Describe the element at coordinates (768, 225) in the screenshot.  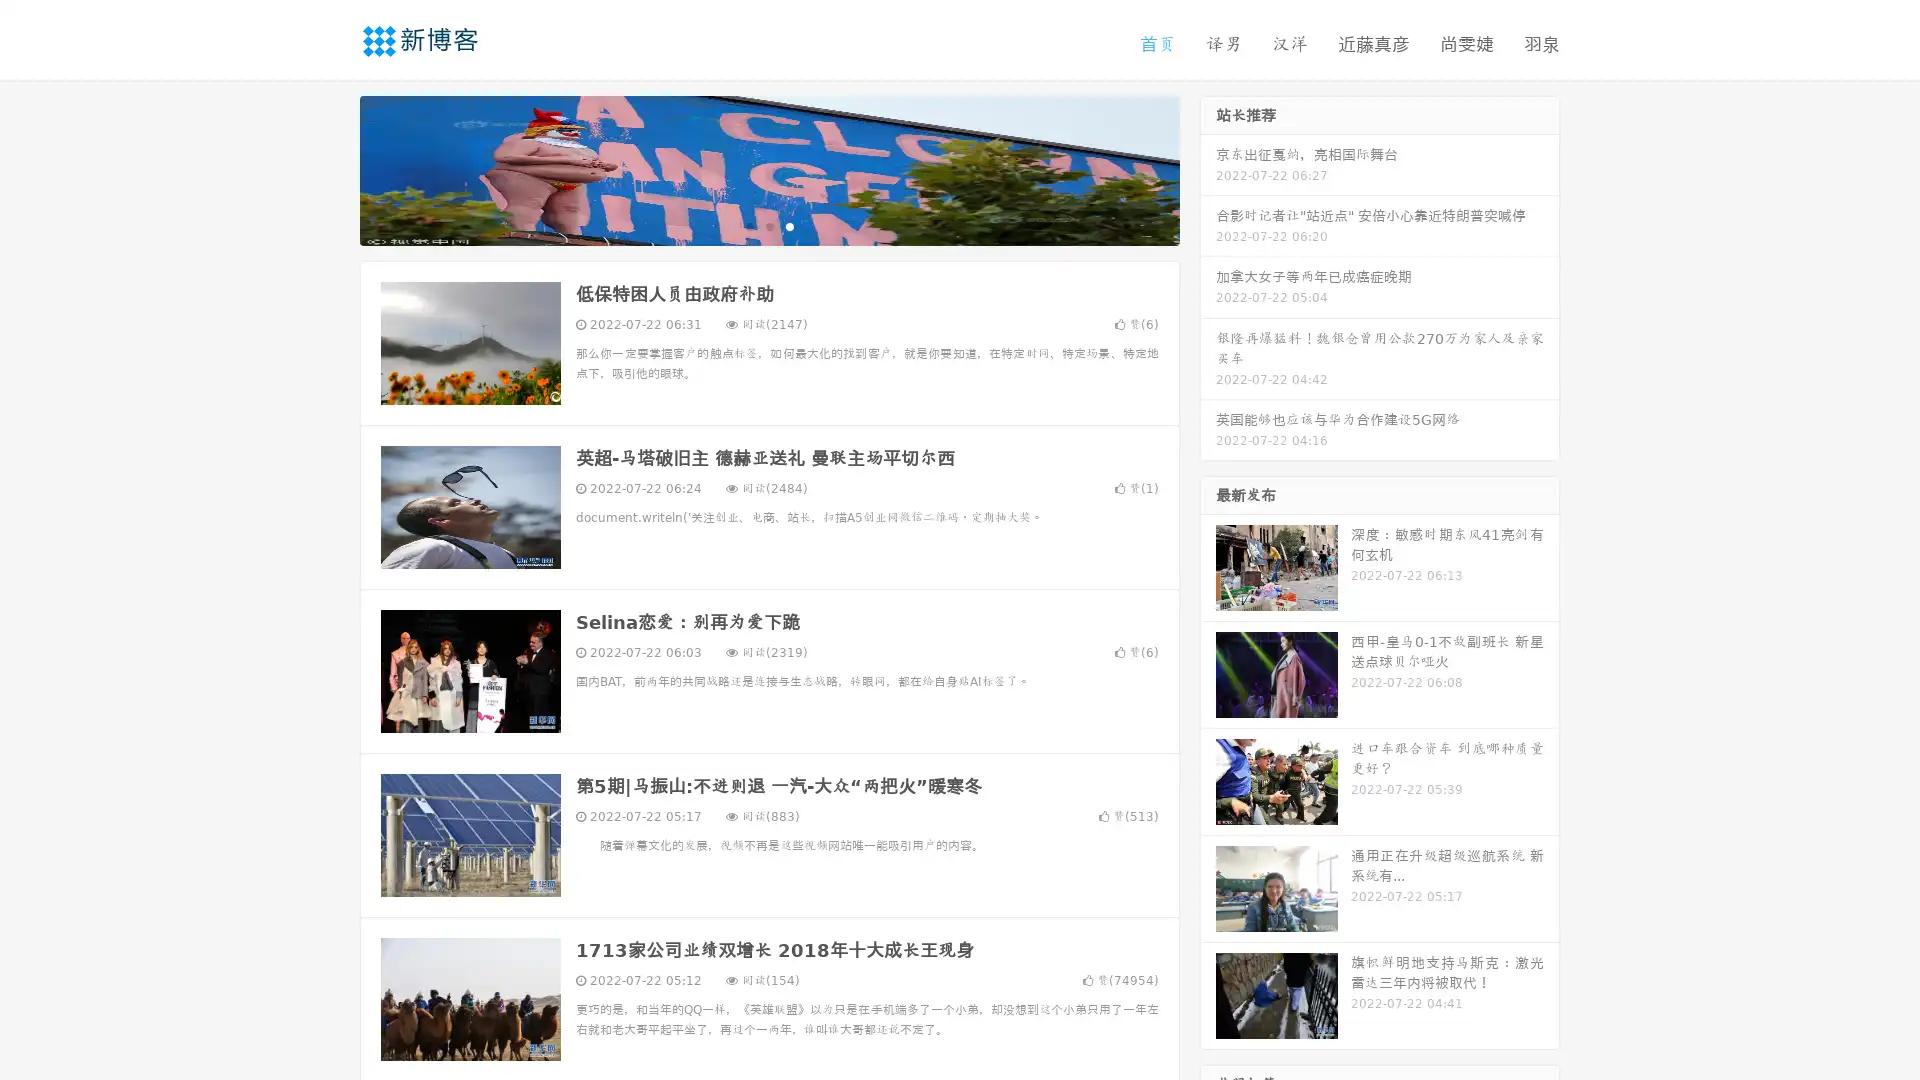
I see `Go to slide 2` at that location.